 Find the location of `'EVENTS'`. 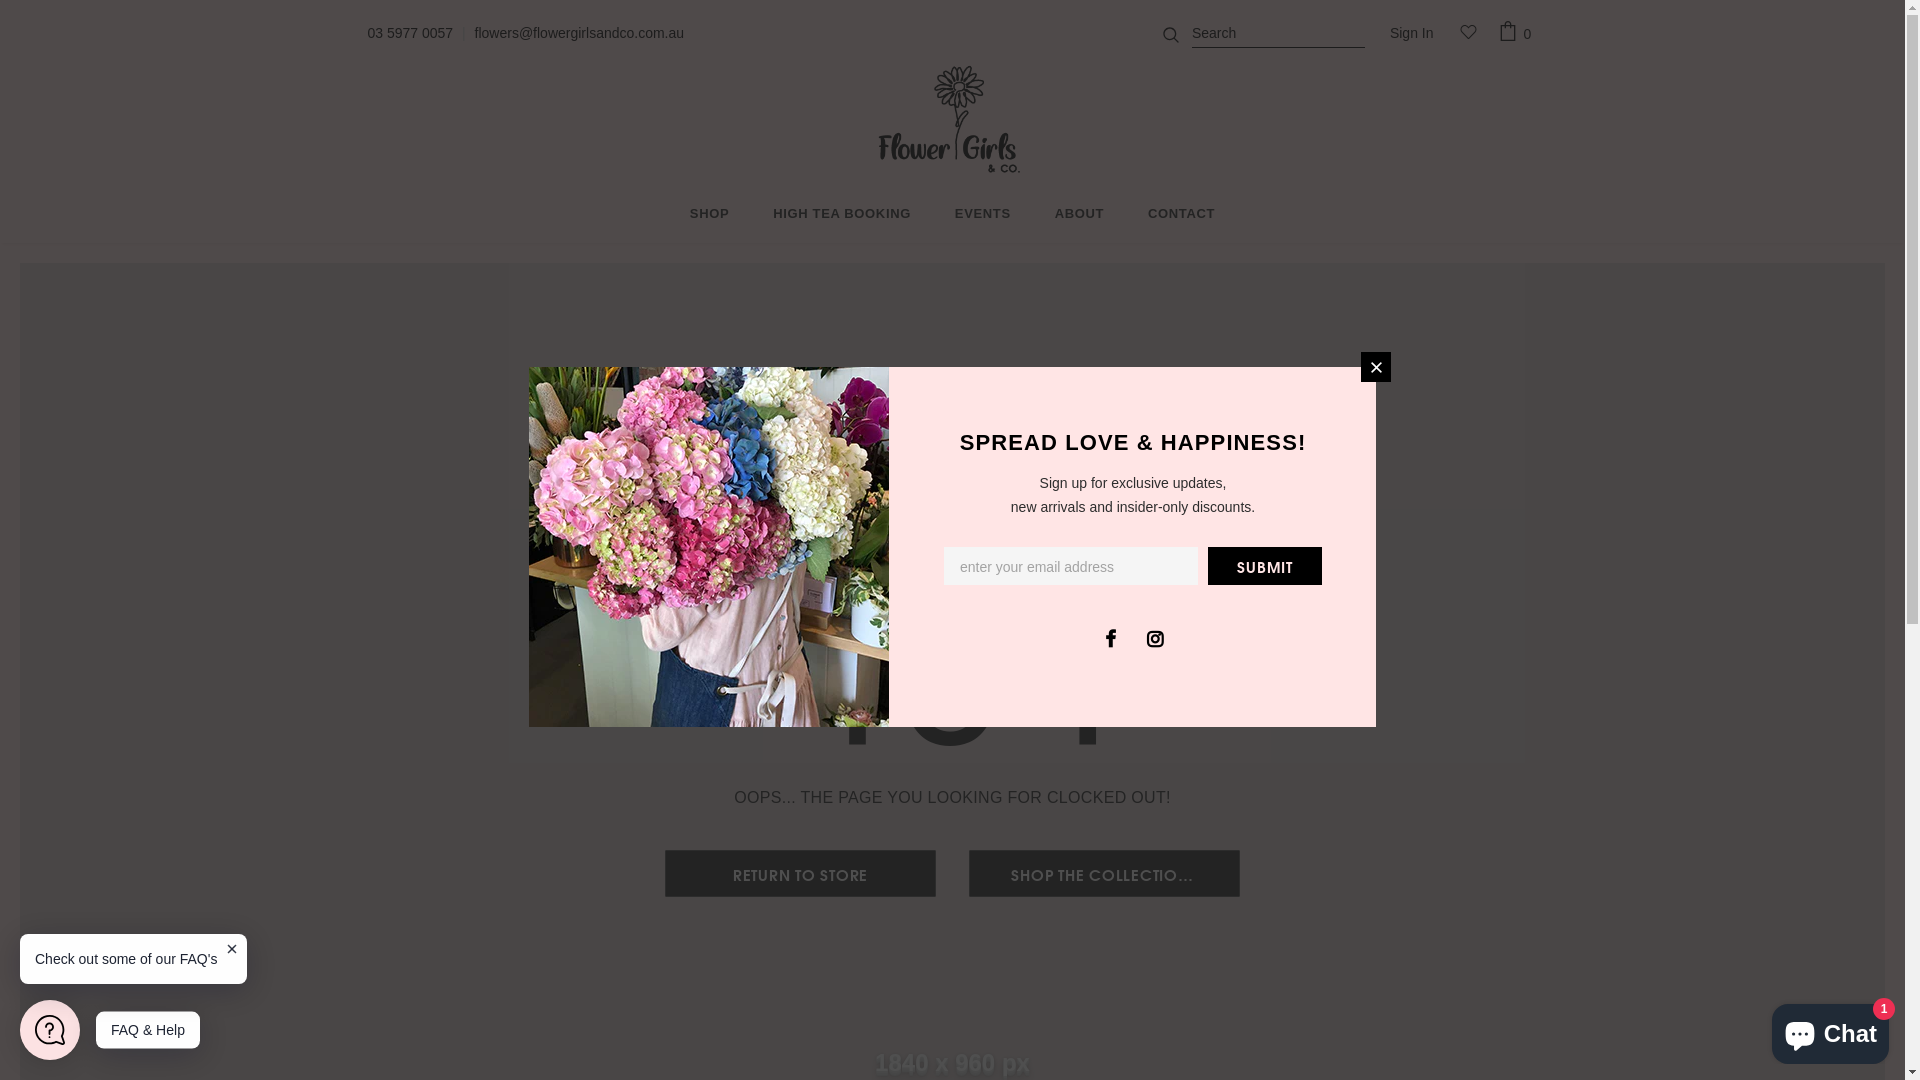

'EVENTS' is located at coordinates (954, 216).